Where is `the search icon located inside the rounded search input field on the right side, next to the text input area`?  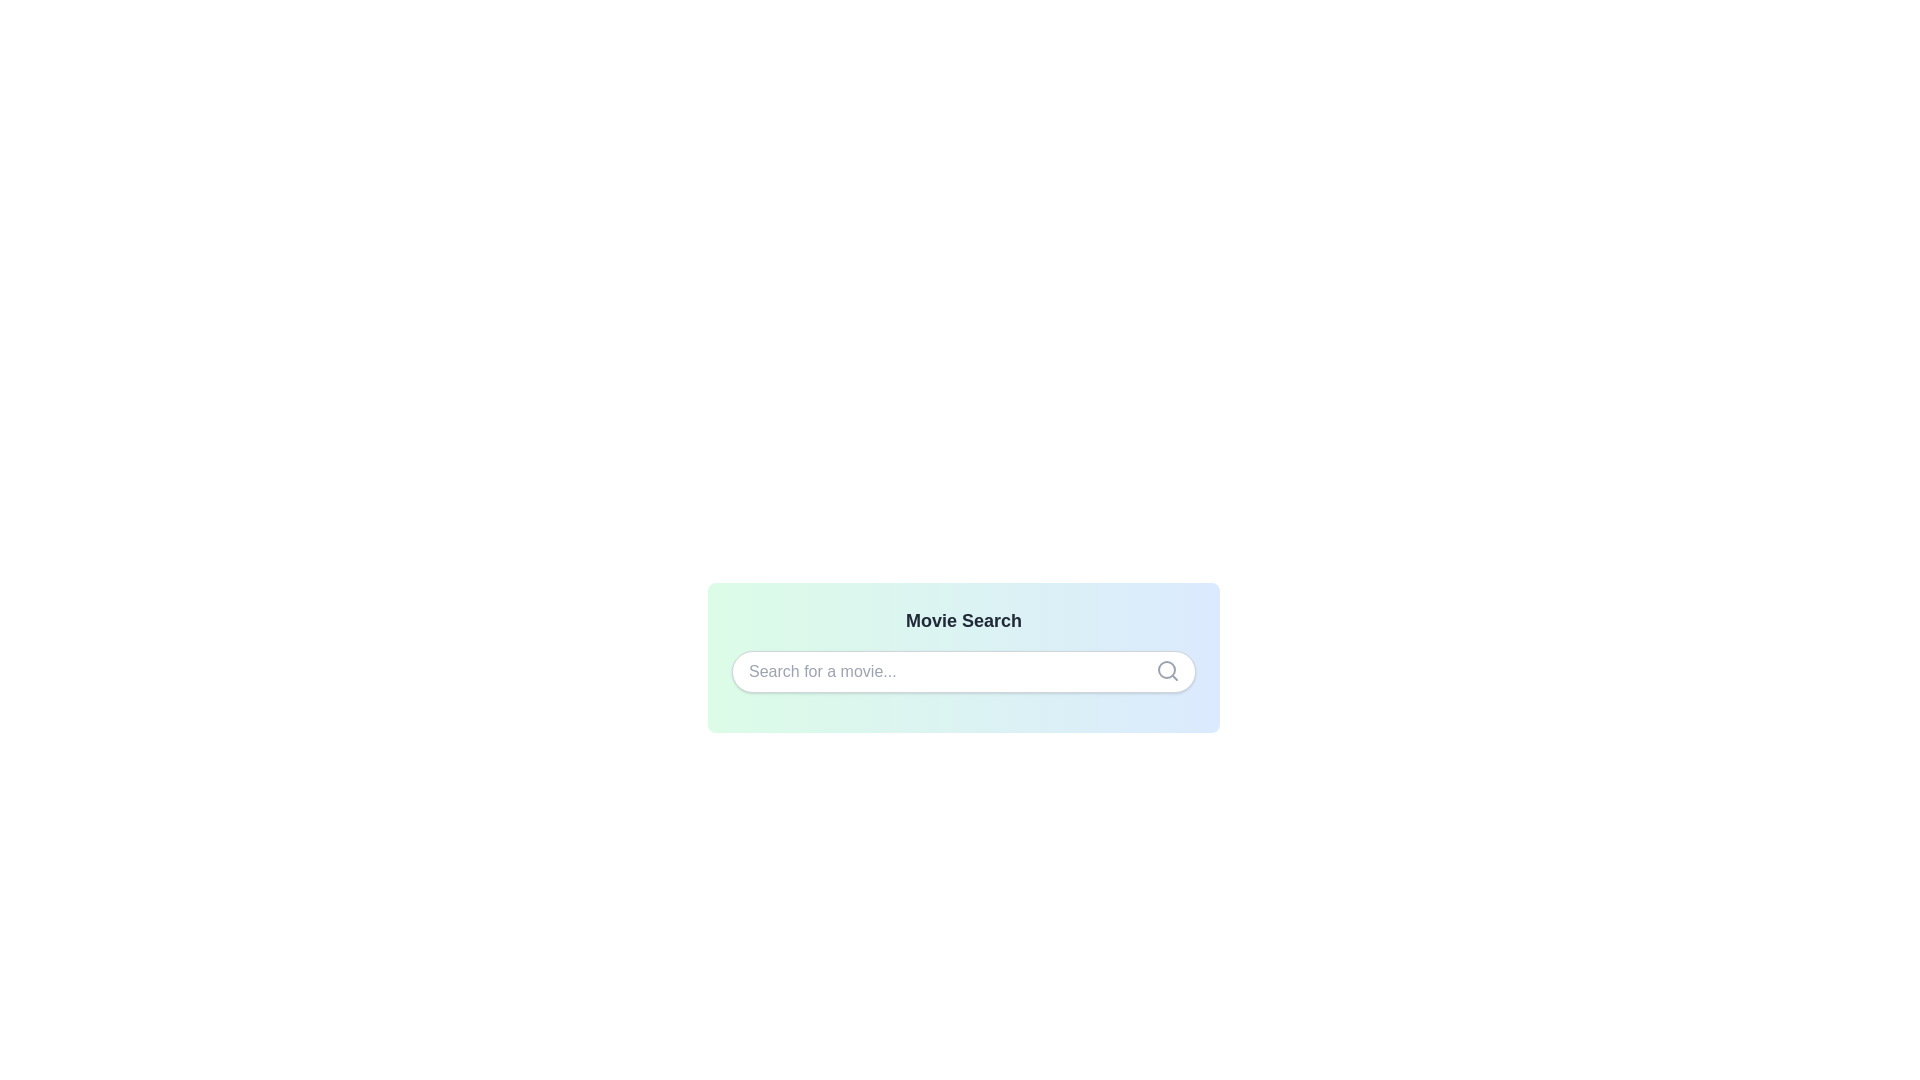
the search icon located inside the rounded search input field on the right side, next to the text input area is located at coordinates (1167, 671).